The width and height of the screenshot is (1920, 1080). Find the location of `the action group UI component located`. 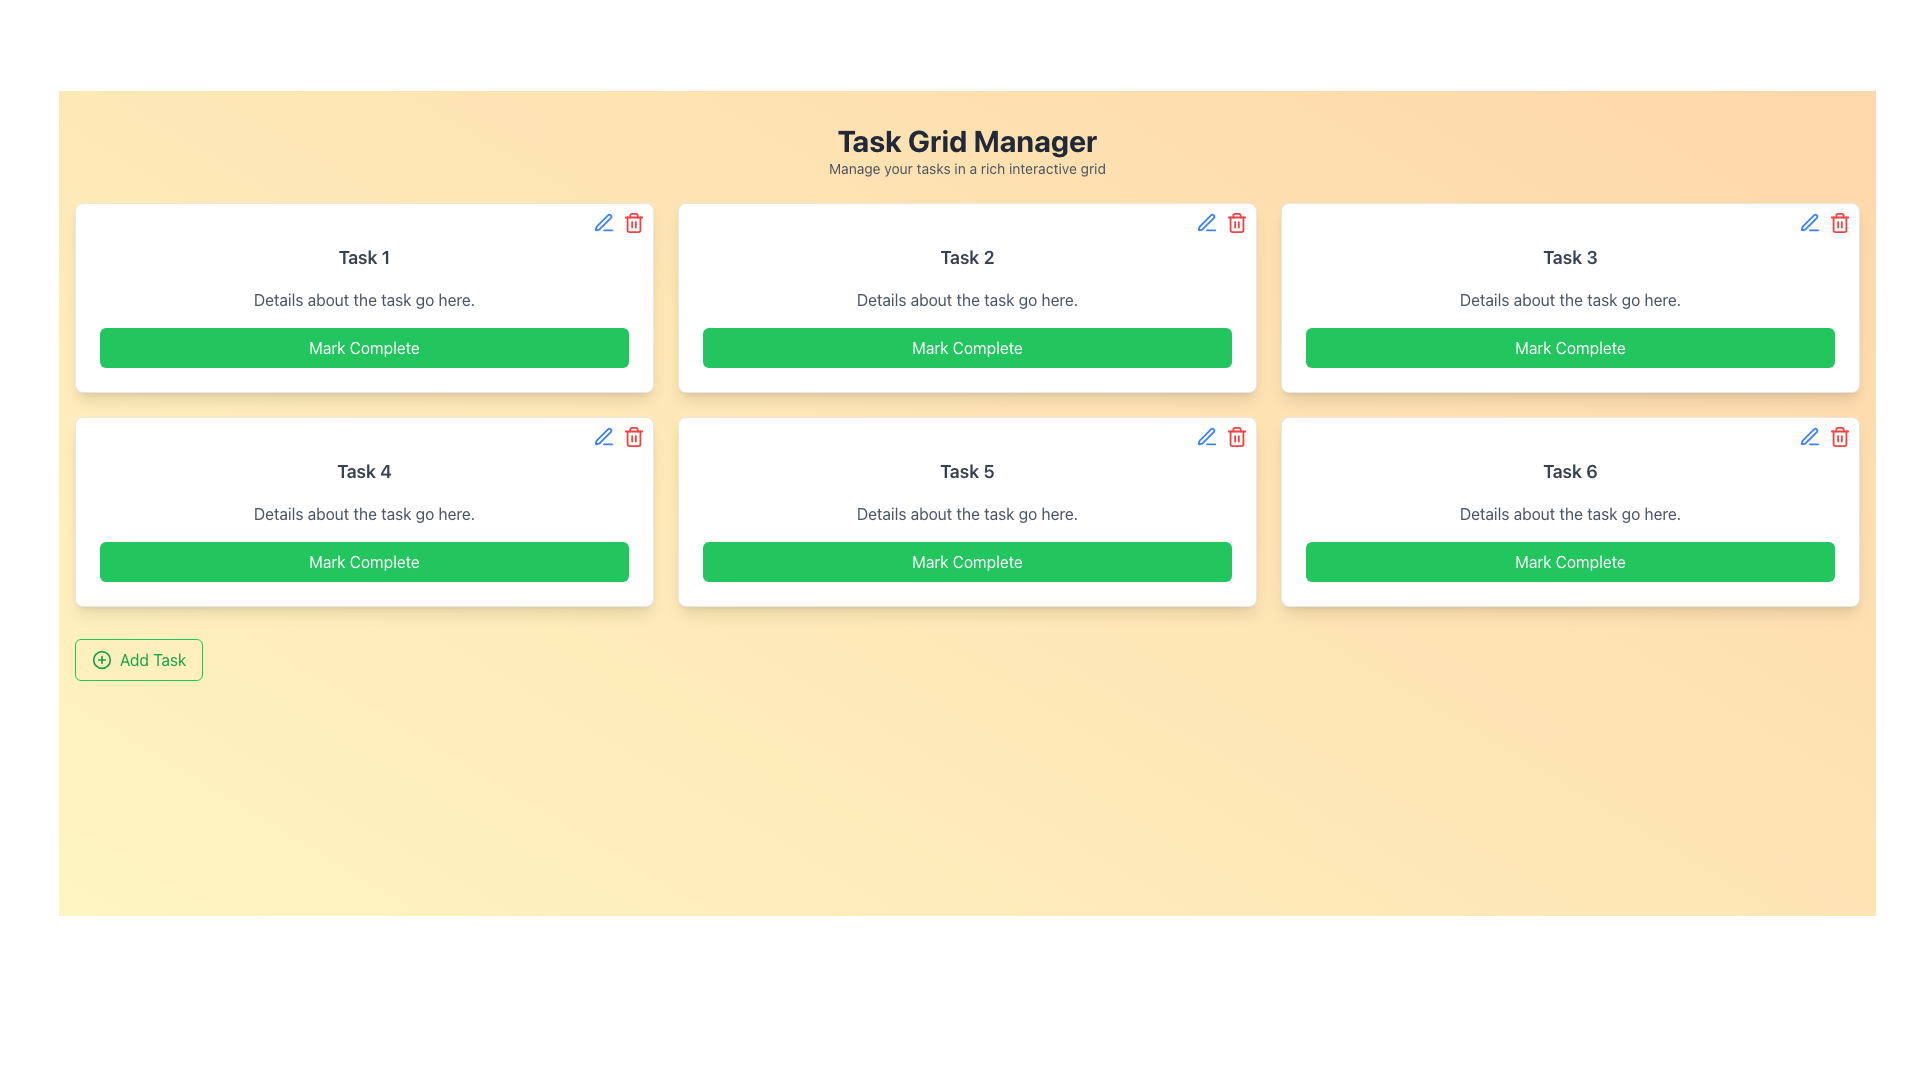

the action group UI component located is located at coordinates (618, 435).